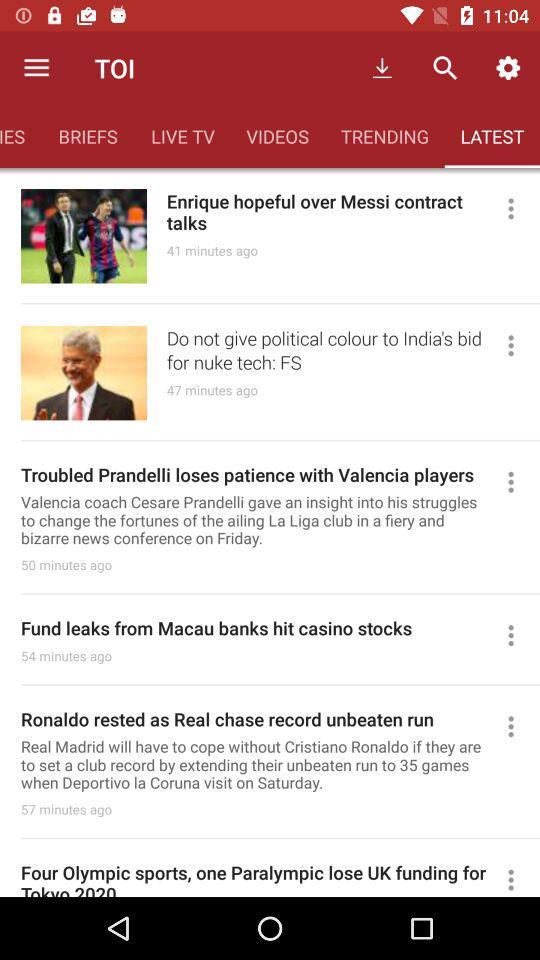 The width and height of the screenshot is (540, 960). What do you see at coordinates (519, 208) in the screenshot?
I see `hide or share the article` at bounding box center [519, 208].